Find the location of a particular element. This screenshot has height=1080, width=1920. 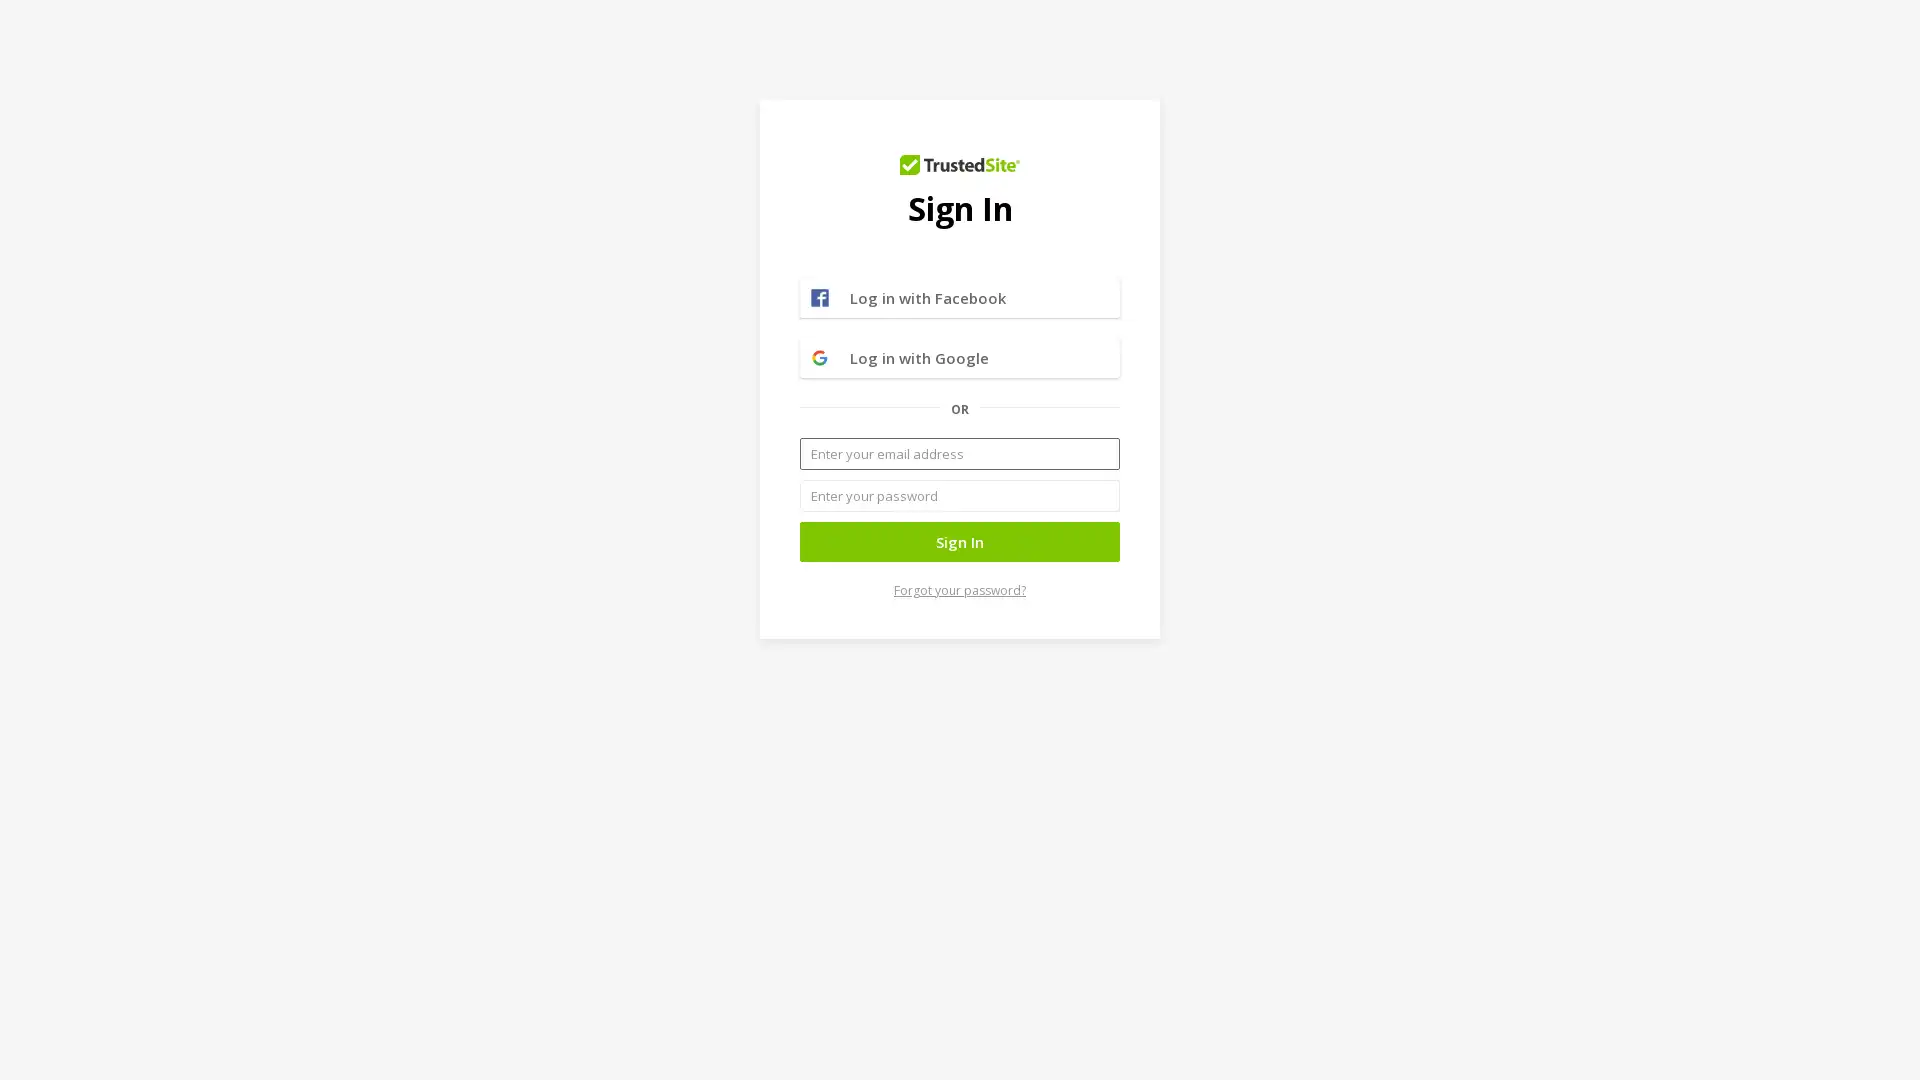

Sign In is located at coordinates (960, 542).